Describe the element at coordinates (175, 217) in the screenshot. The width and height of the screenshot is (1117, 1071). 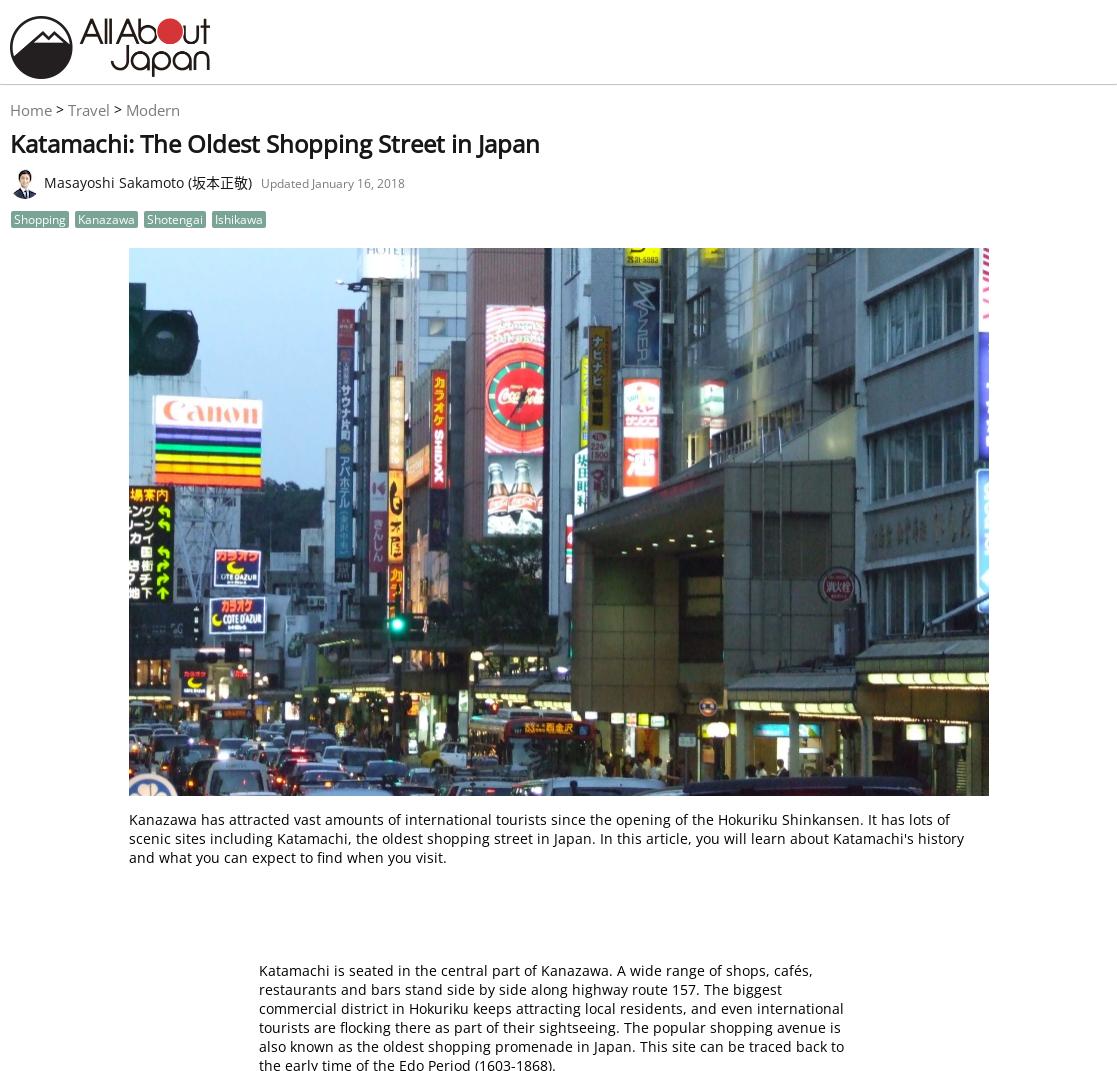
I see `'Shotengai'` at that location.